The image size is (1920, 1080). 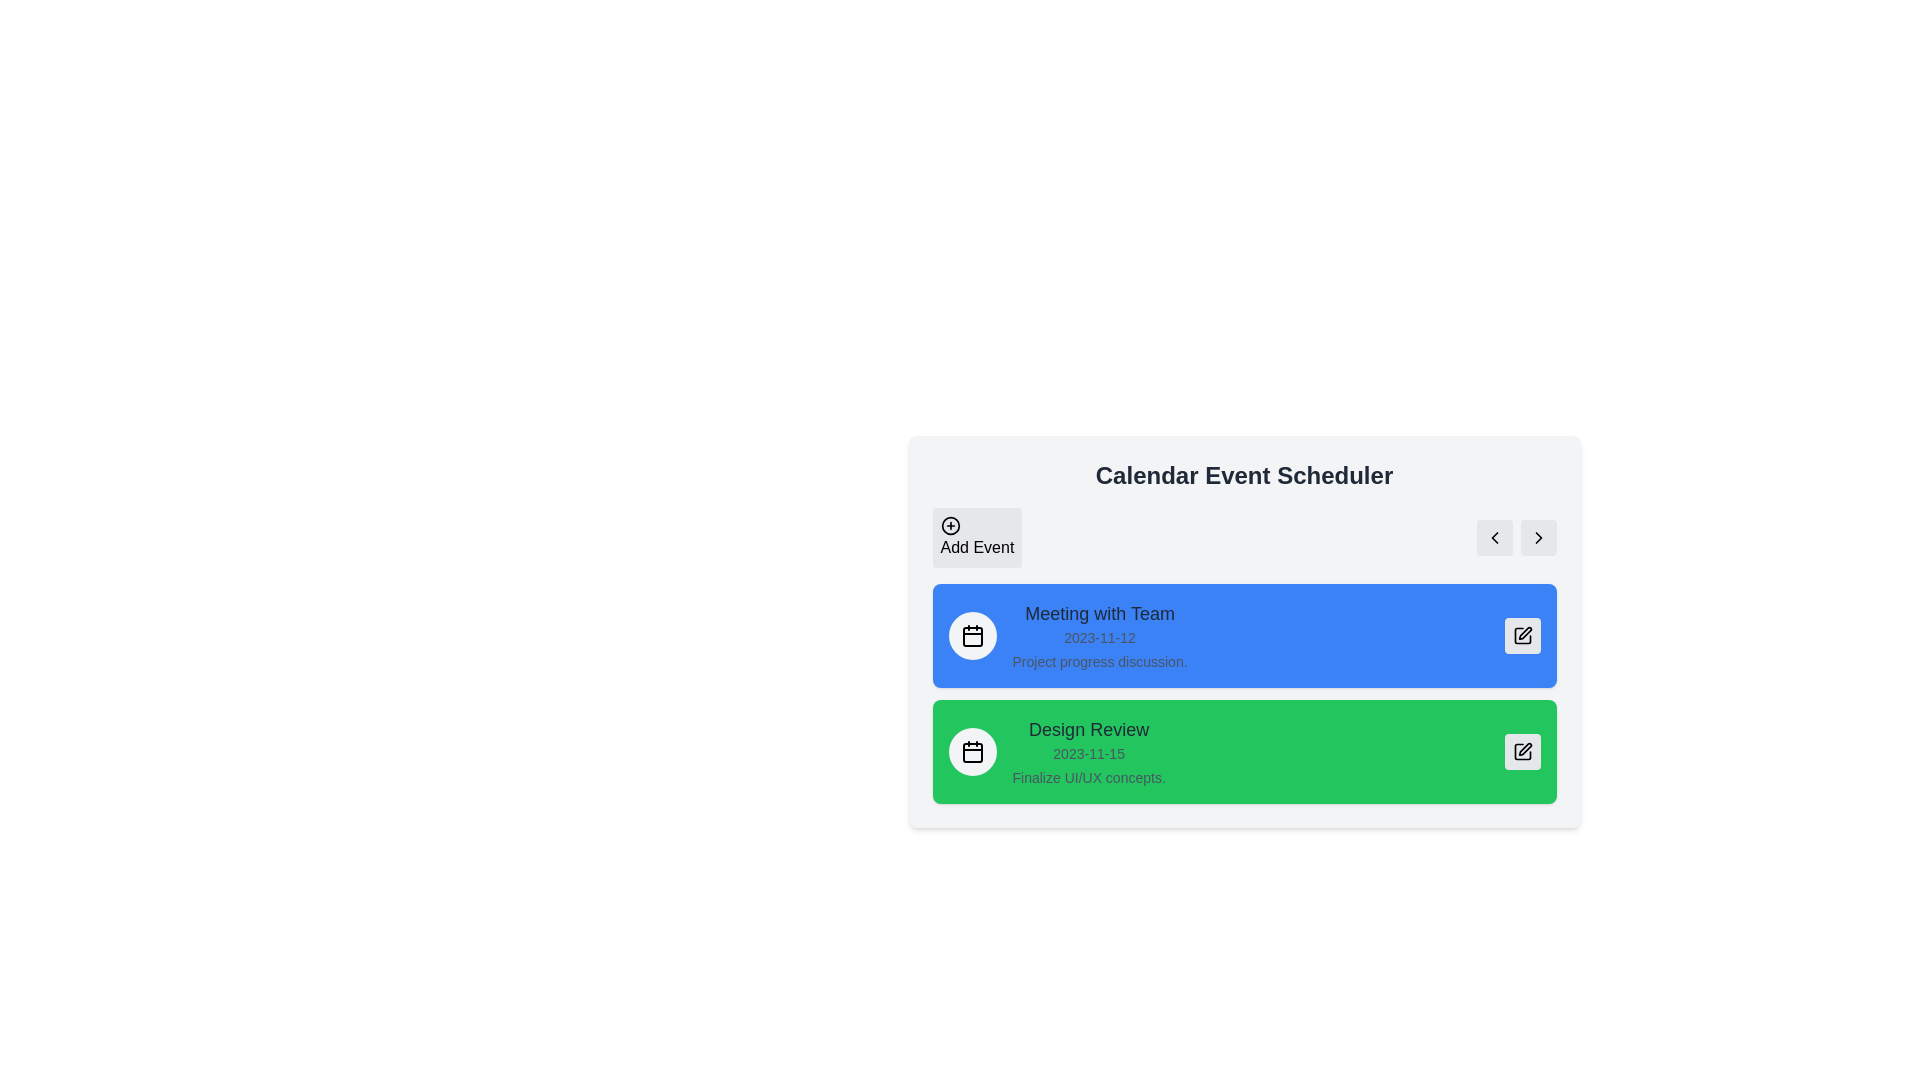 What do you see at coordinates (1088, 729) in the screenshot?
I see `text from the green text label that serves as the title of the second calendar event, located at the top of the event above the date and description` at bounding box center [1088, 729].